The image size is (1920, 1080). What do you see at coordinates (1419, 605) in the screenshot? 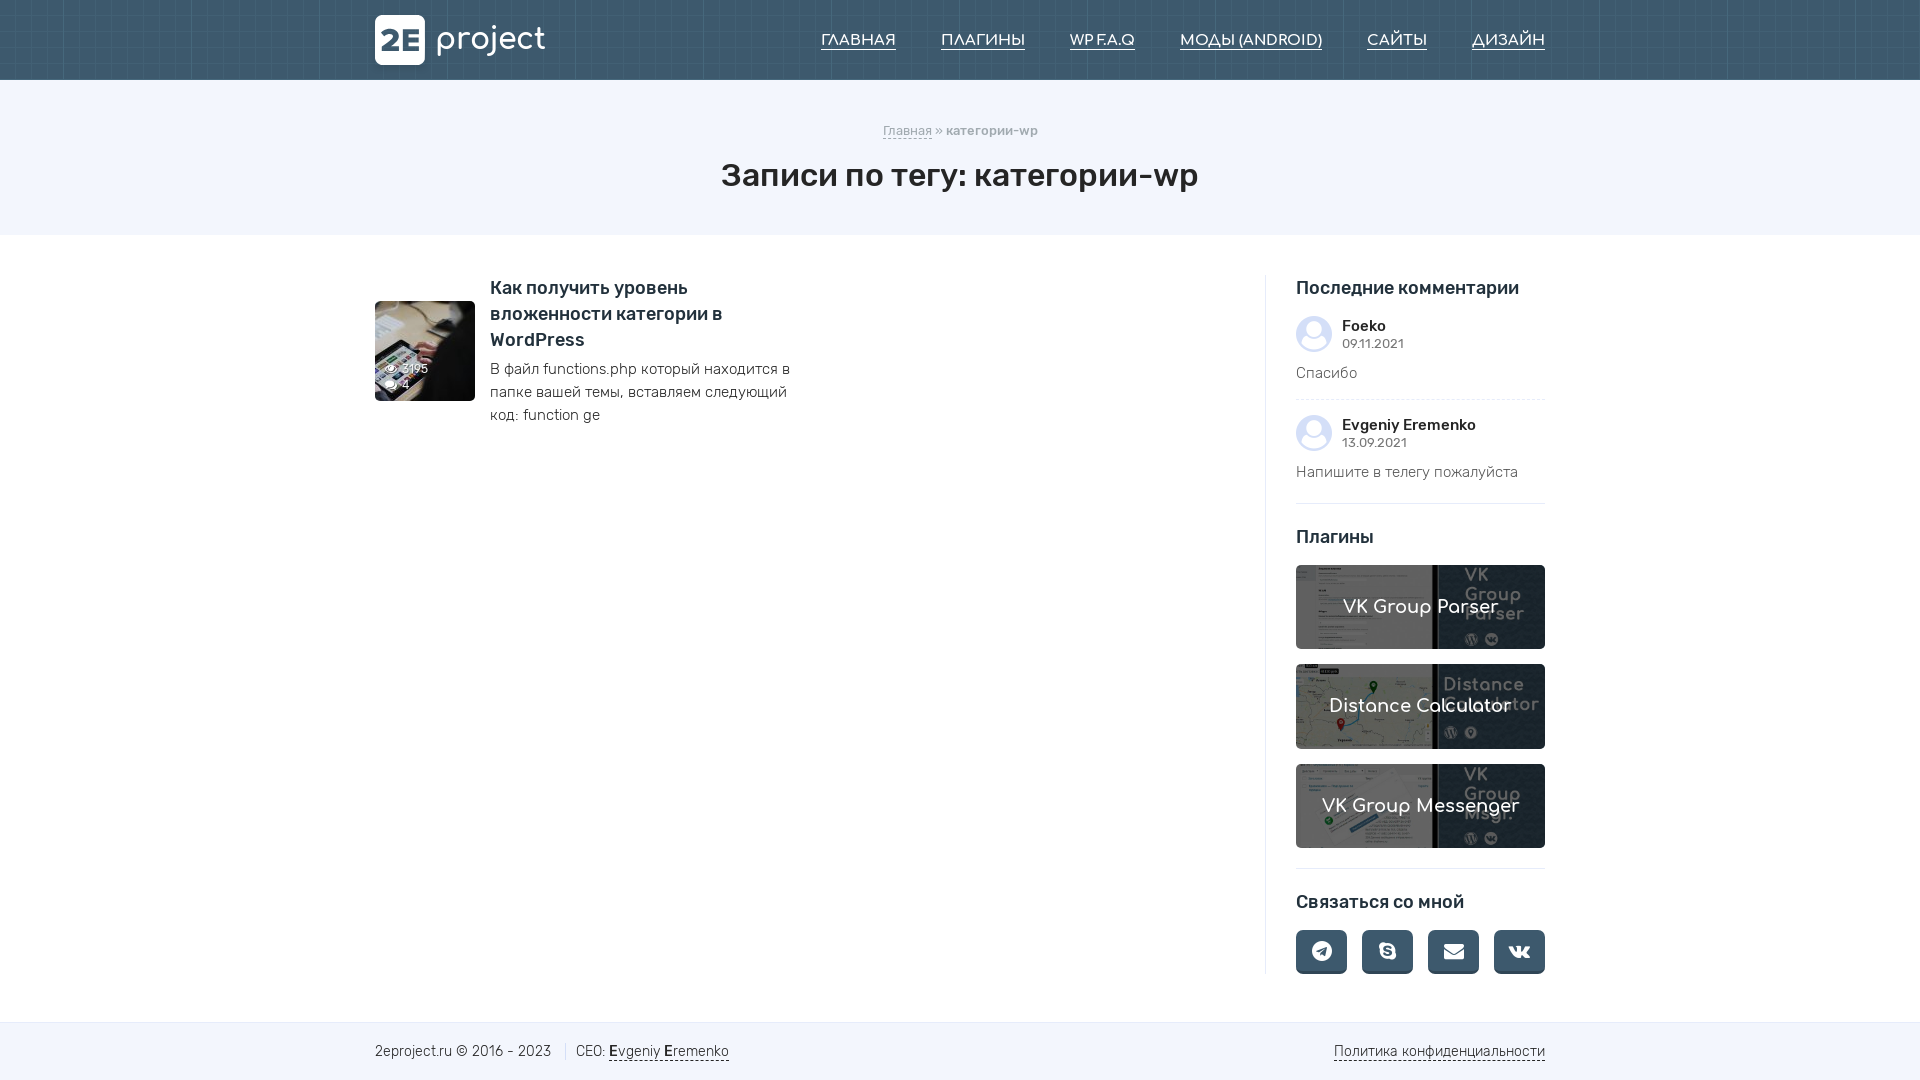
I see `'VK Group Parser'` at bounding box center [1419, 605].